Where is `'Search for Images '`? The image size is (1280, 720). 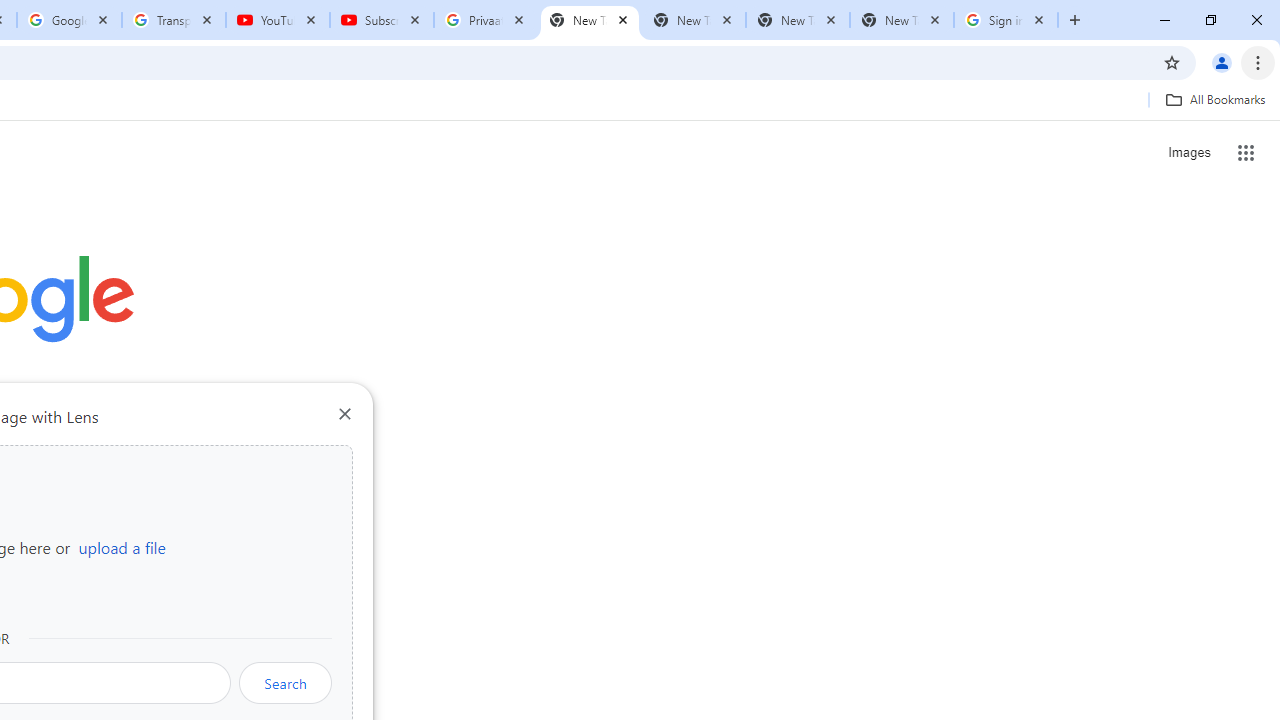
'Search for Images ' is located at coordinates (1189, 152).